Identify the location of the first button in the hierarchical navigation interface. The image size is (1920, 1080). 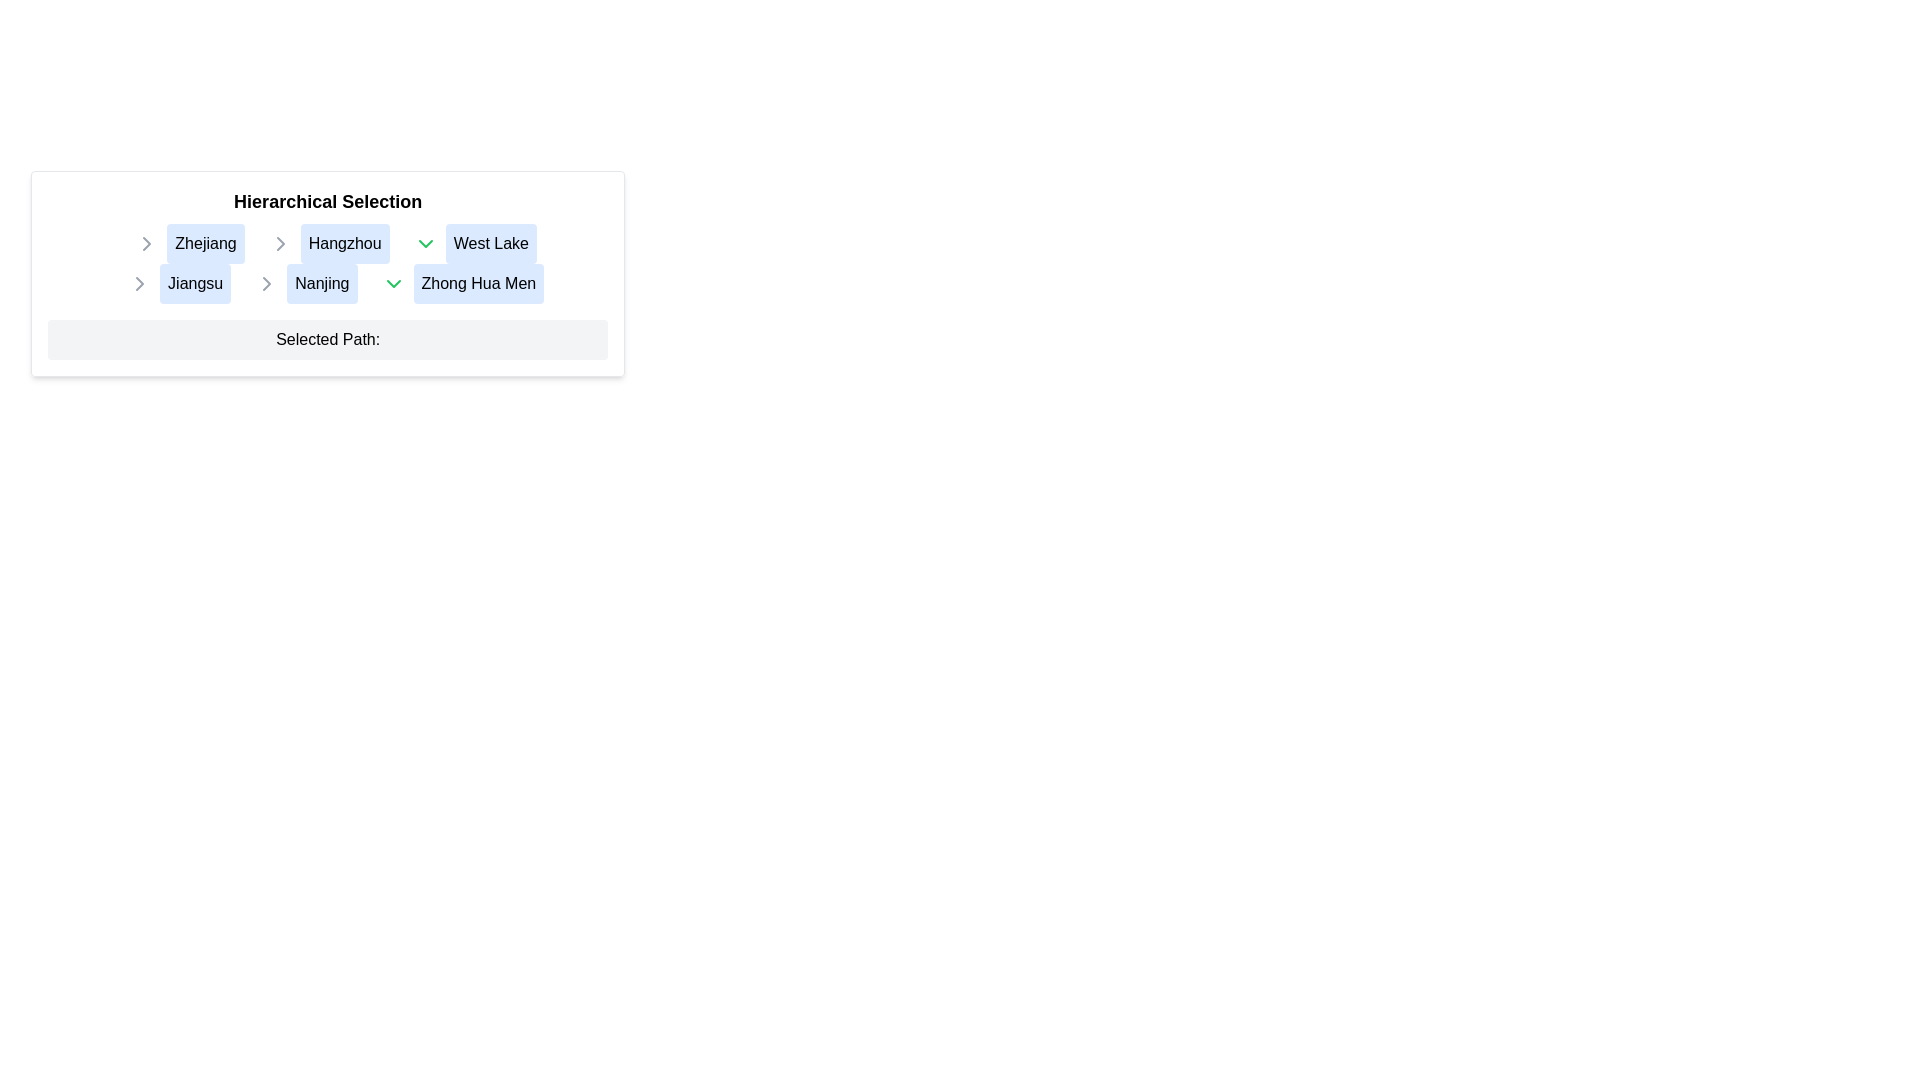
(195, 284).